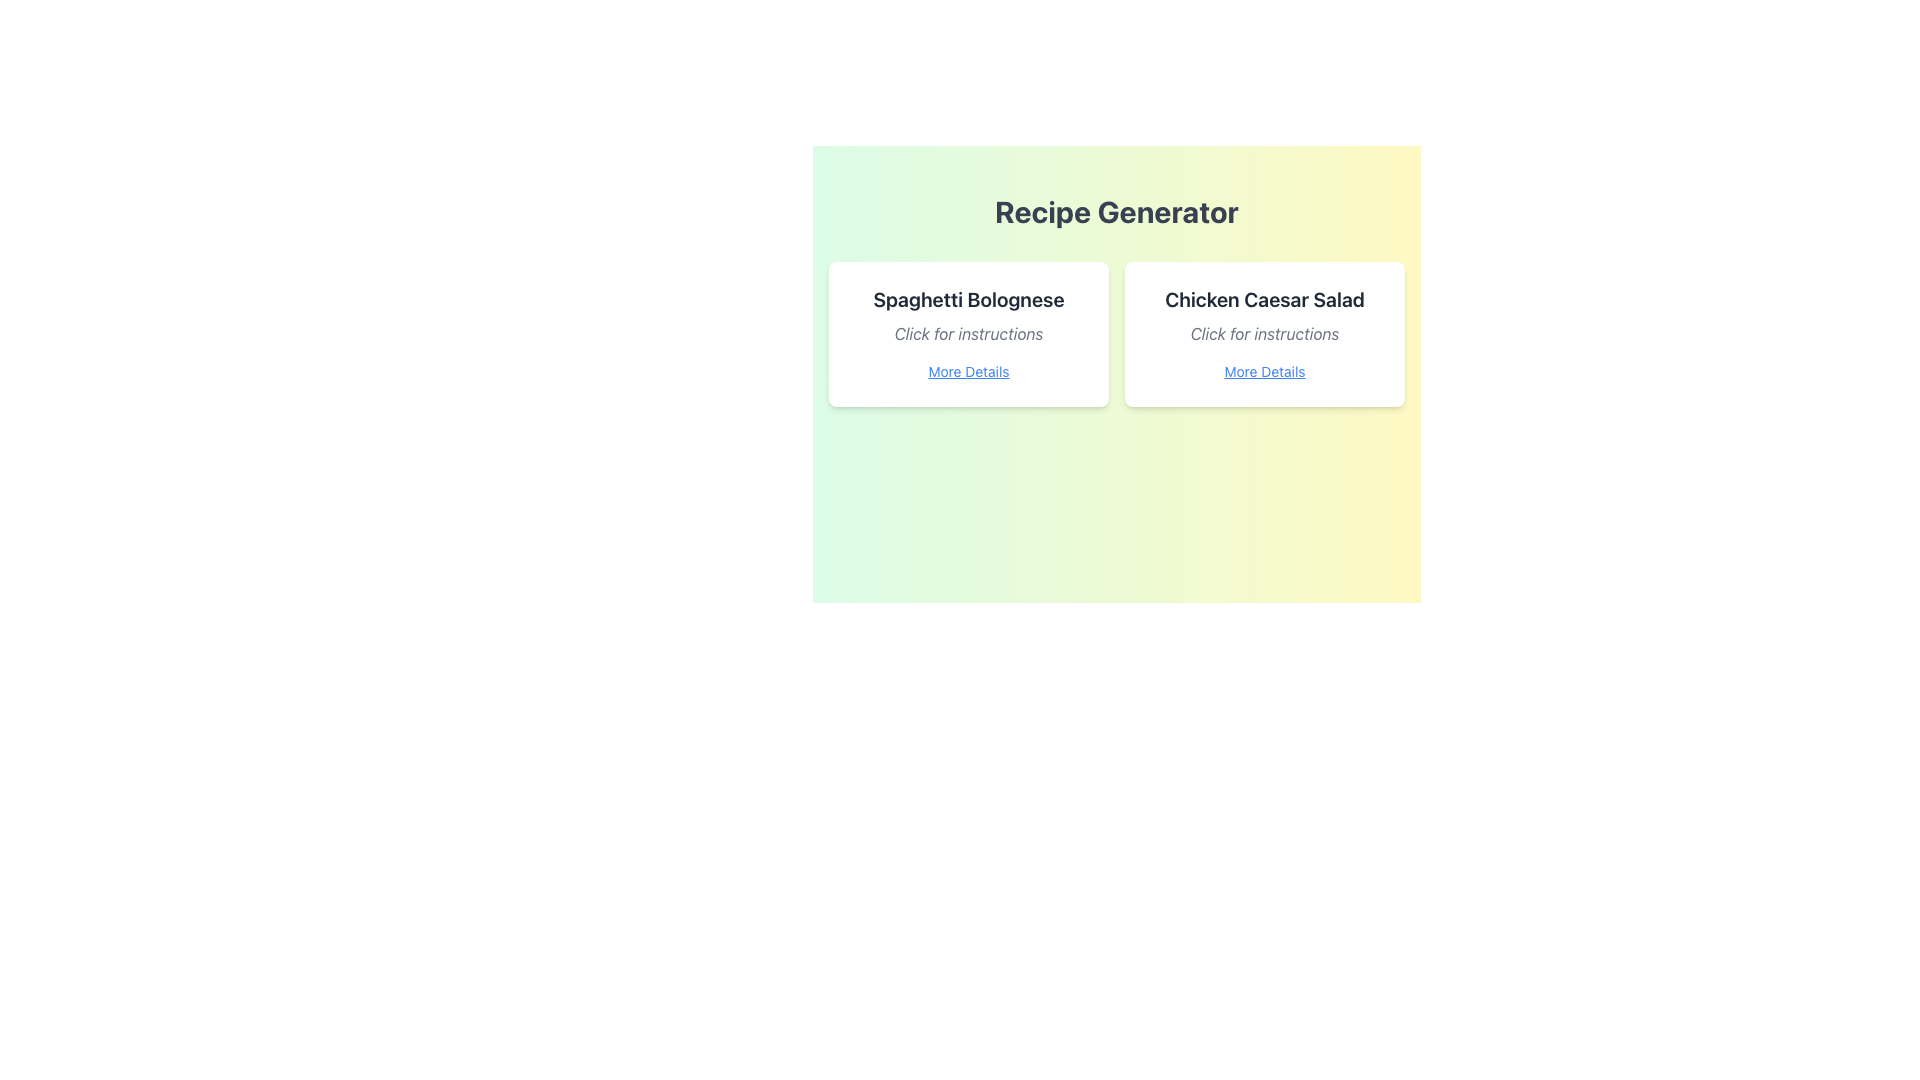  Describe the element at coordinates (969, 333) in the screenshot. I see `the static text element located below the 'Spaghetti Bolognese' header and above the 'More Details' link` at that location.